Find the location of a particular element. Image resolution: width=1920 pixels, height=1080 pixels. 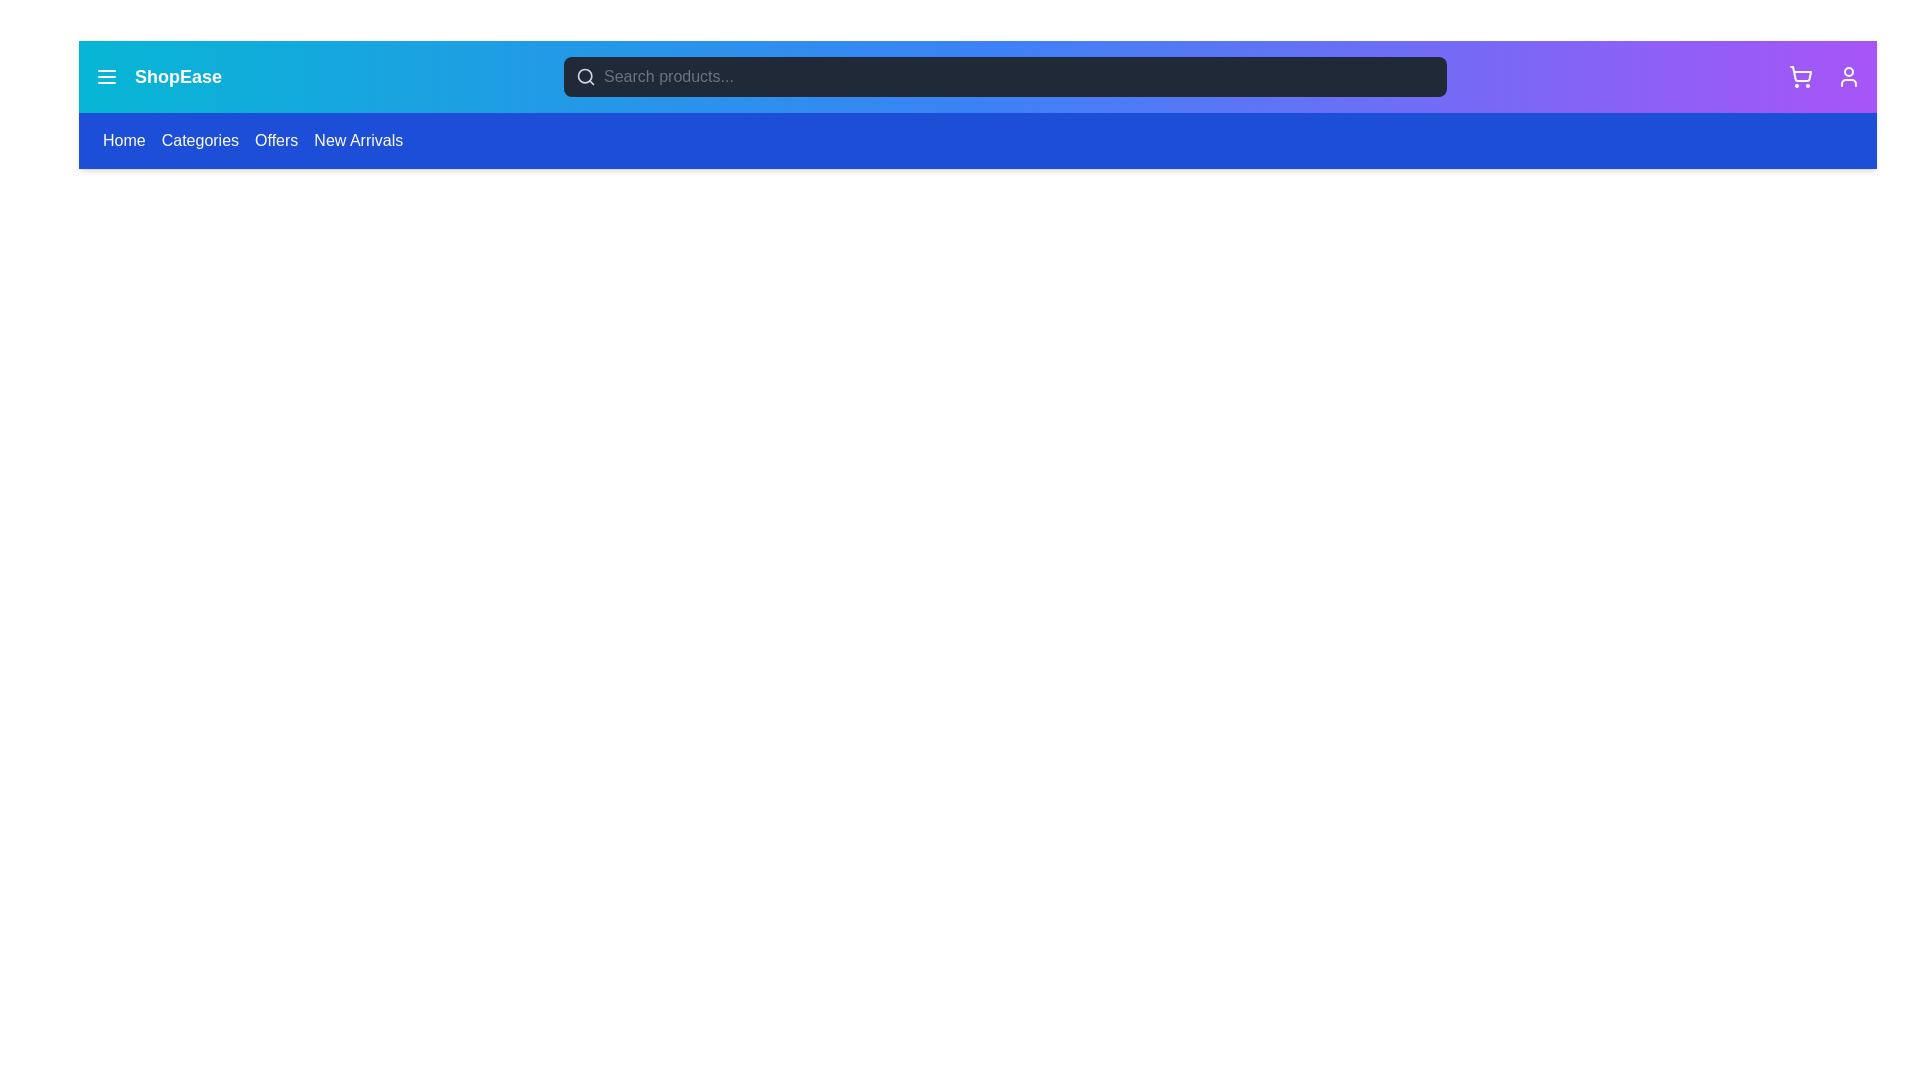

the 'Offers' hyperlink in the navigation menu is located at coordinates (275, 140).